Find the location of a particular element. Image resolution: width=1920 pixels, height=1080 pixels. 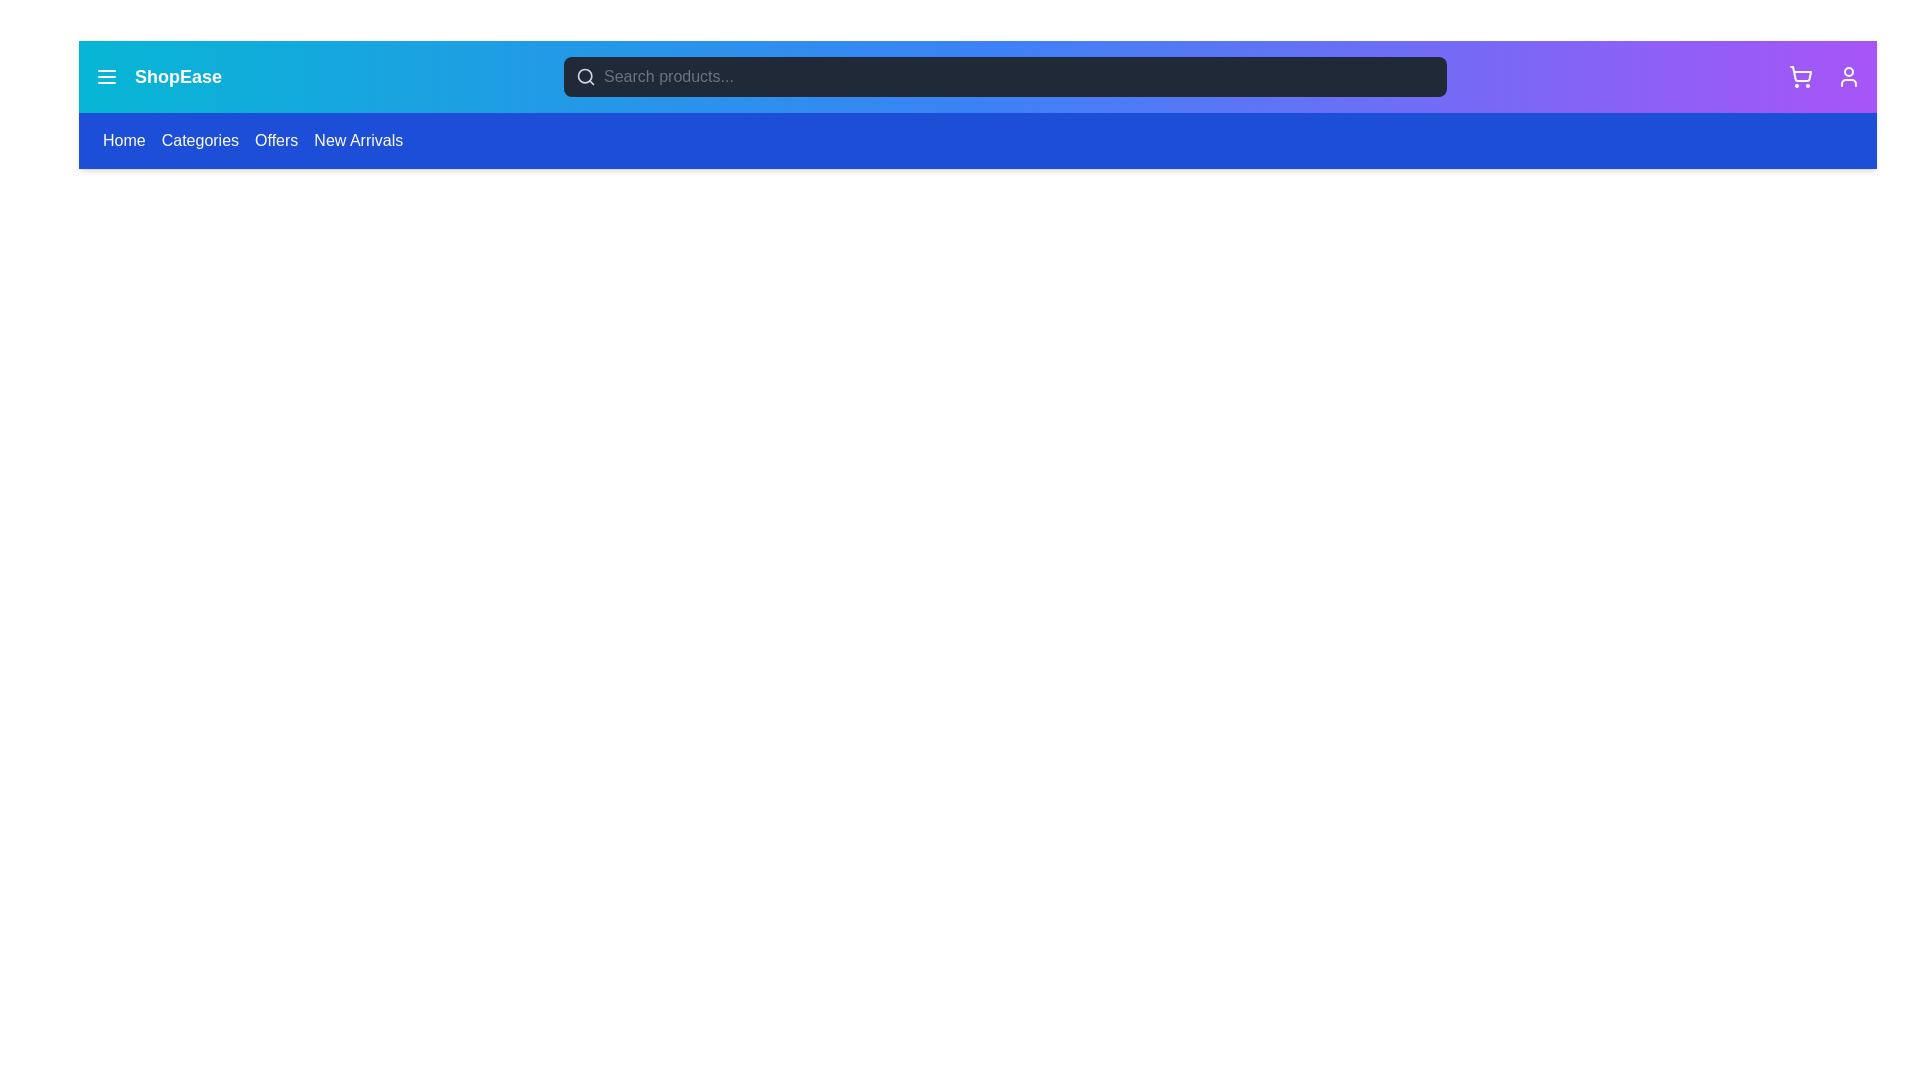

the 'Offers' hyperlink in the navigation menu is located at coordinates (275, 140).